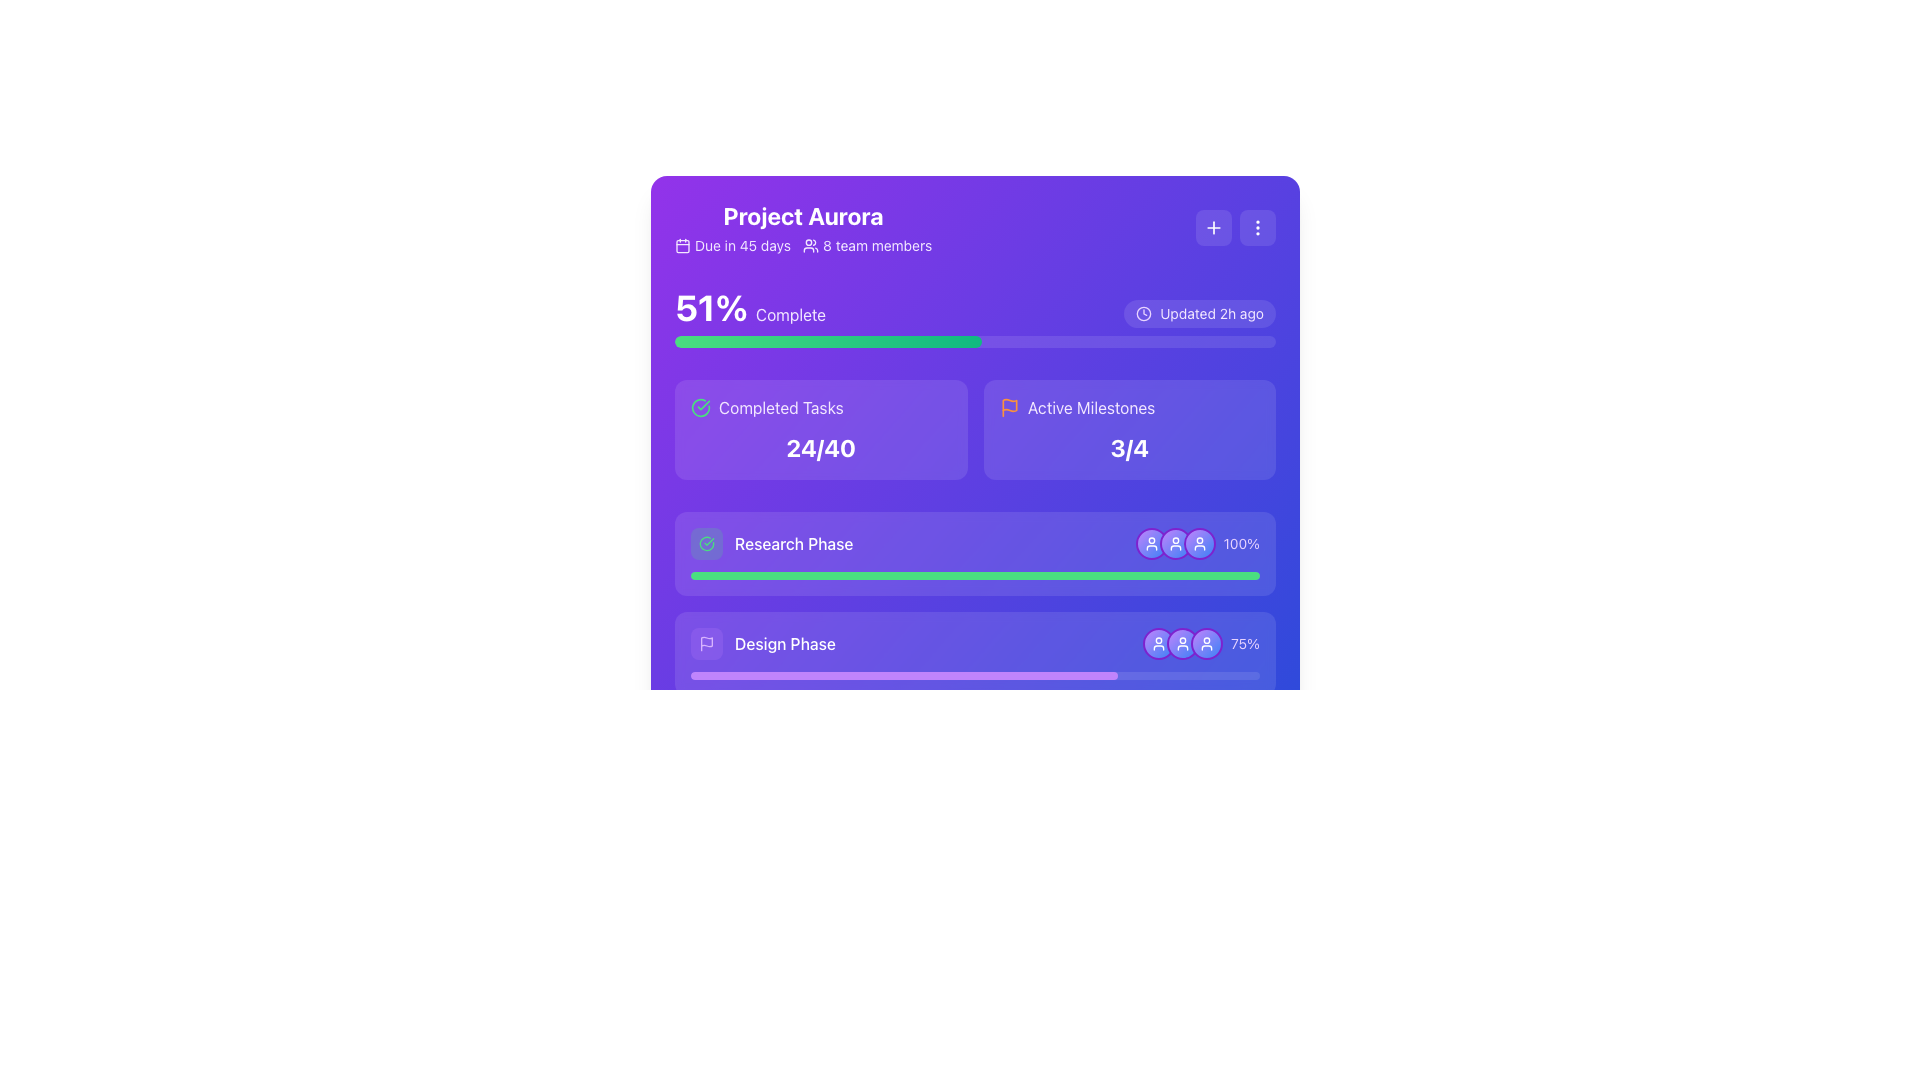 The image size is (1920, 1080). Describe the element at coordinates (877, 245) in the screenshot. I see `the text label reading '8 team members' that is styled with a smaller font size on a purple background, located in the header section near the title 'Project Aurora'` at that location.